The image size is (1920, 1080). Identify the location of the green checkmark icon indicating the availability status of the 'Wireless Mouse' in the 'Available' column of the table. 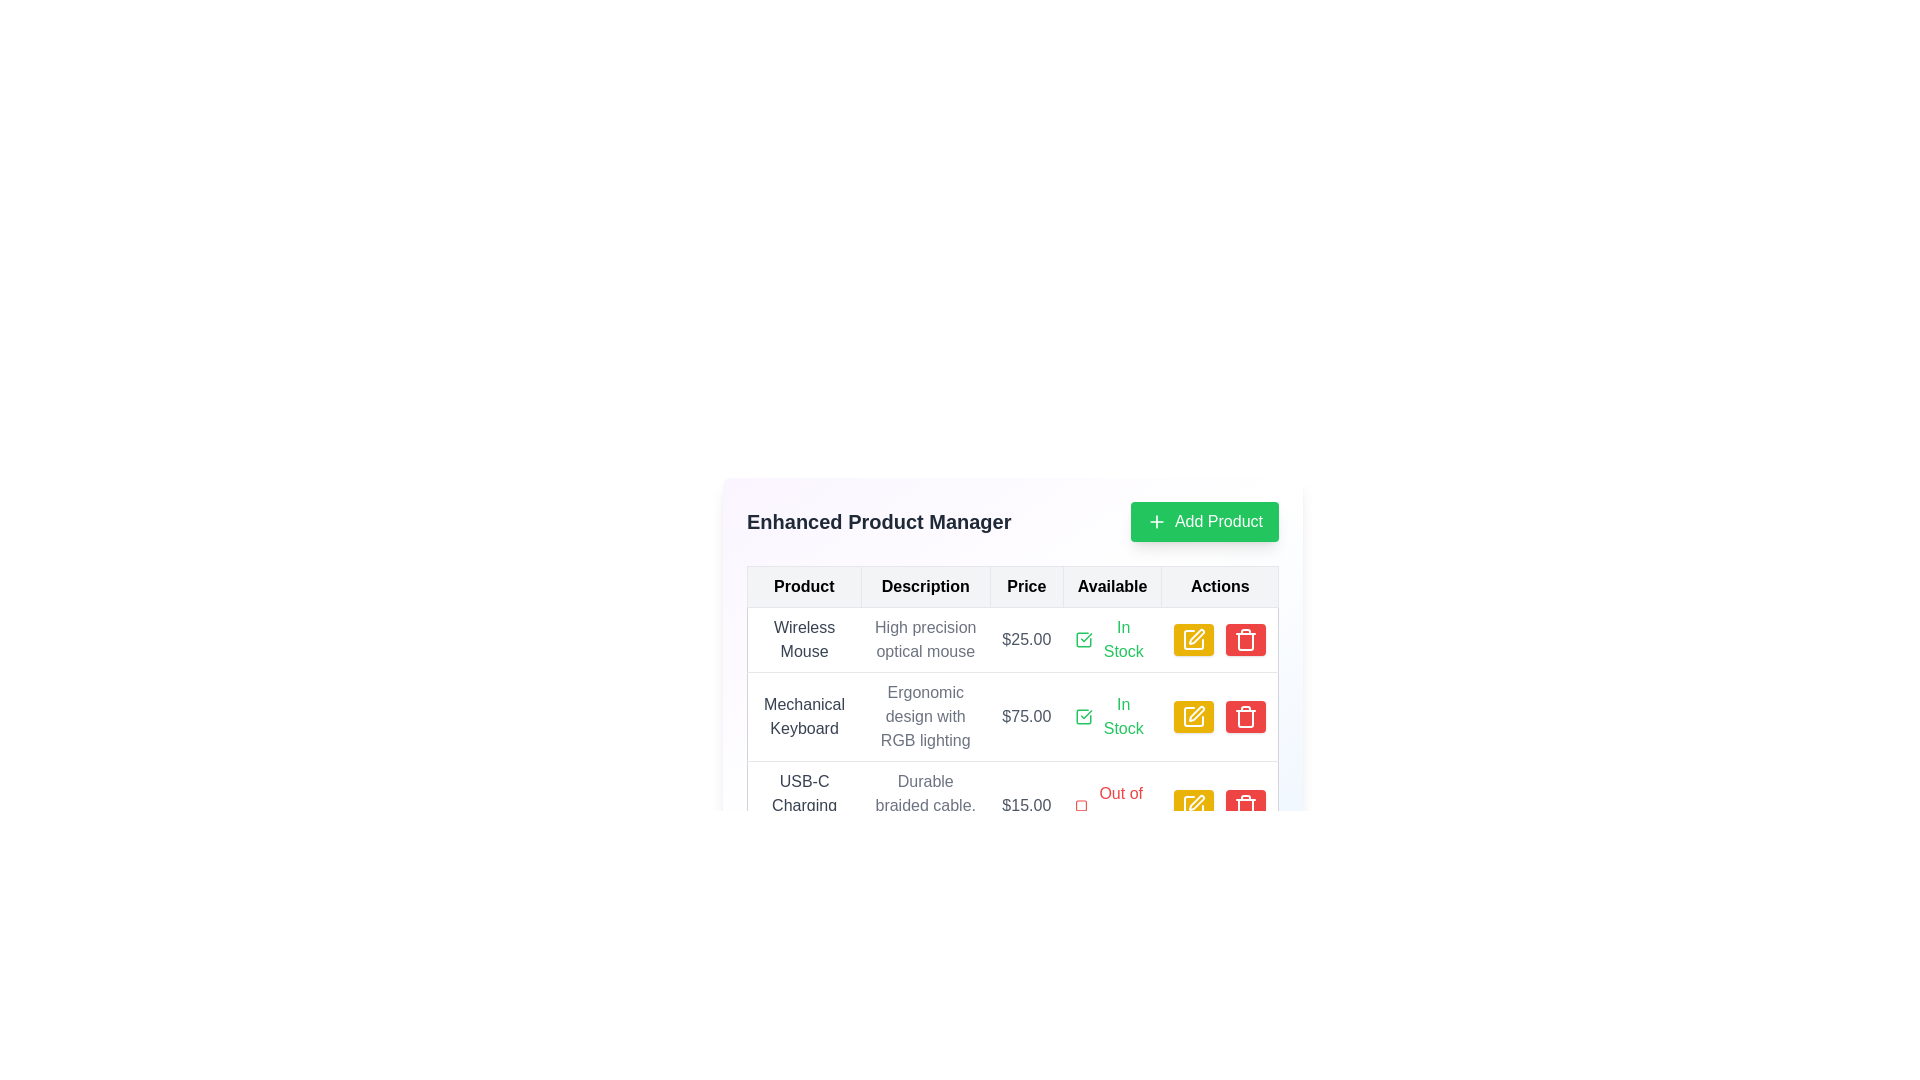
(1111, 640).